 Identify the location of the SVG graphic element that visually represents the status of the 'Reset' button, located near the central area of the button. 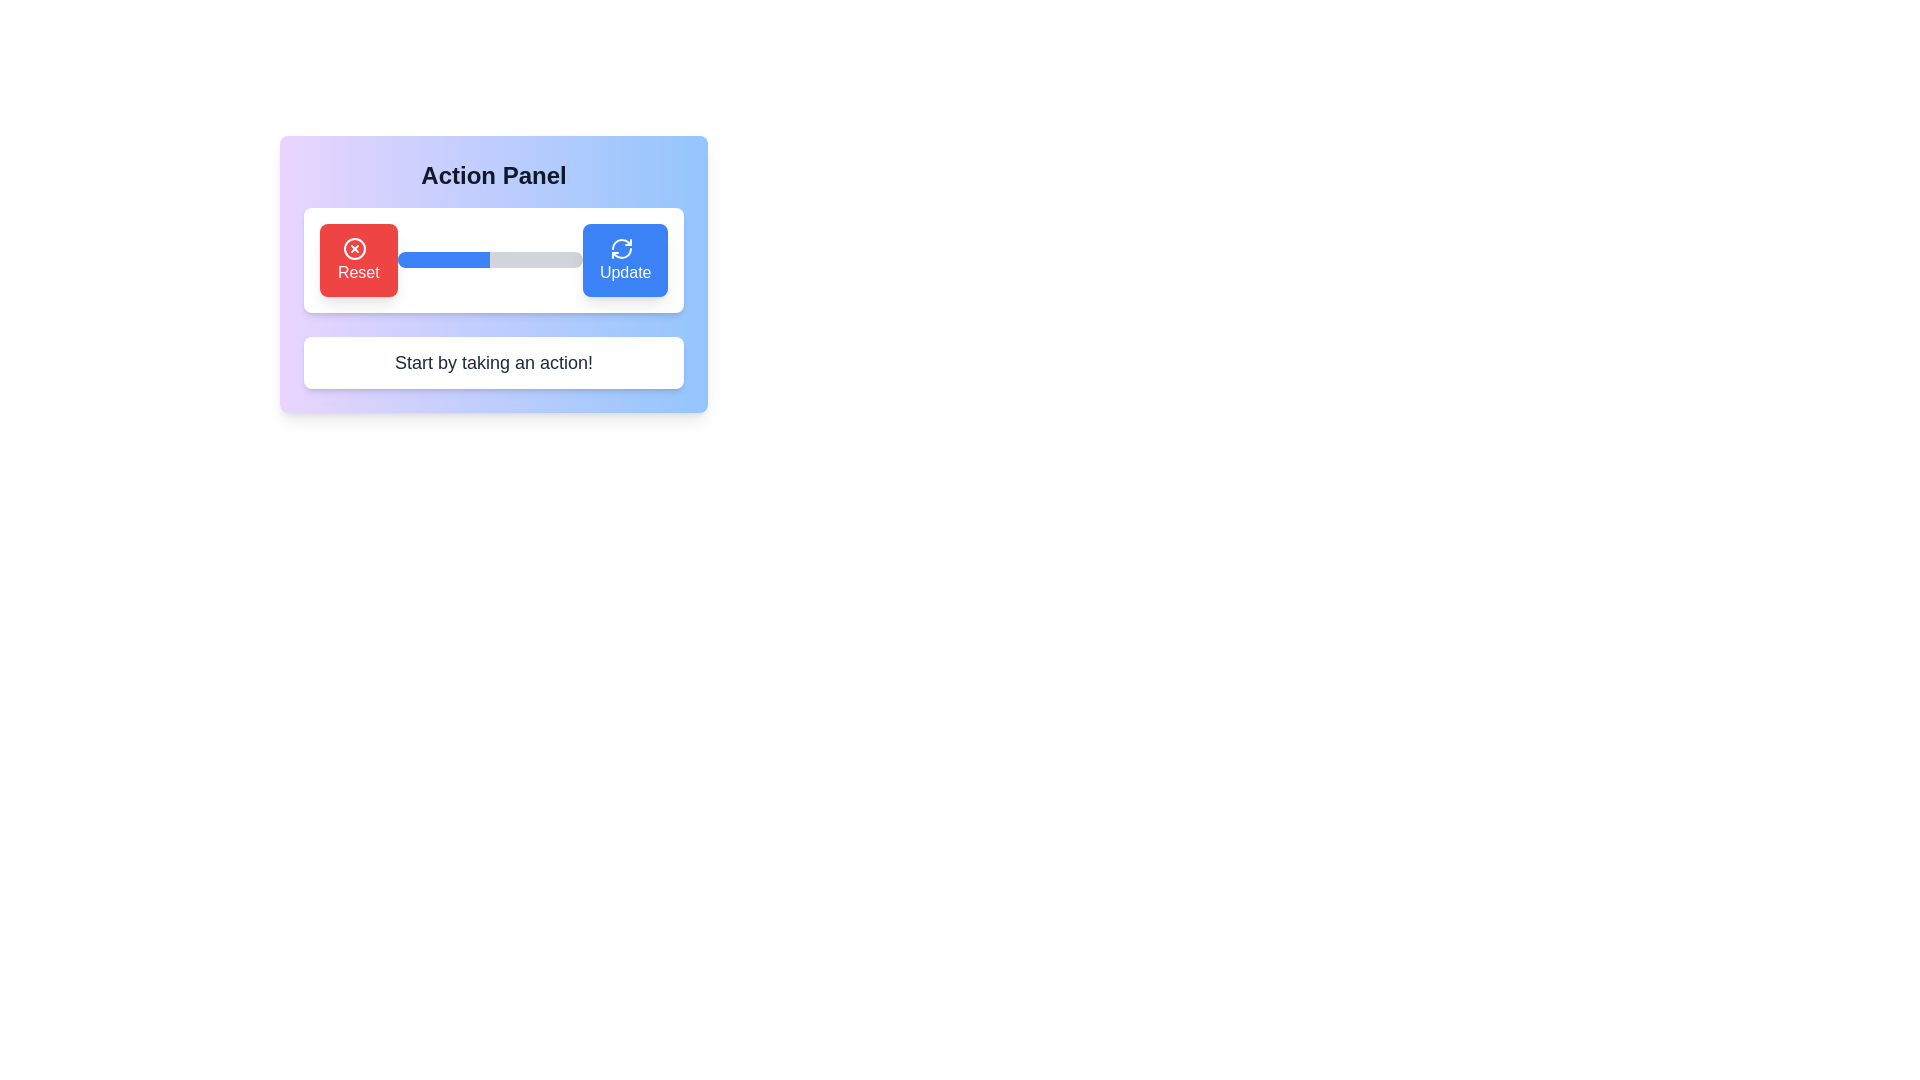
(354, 247).